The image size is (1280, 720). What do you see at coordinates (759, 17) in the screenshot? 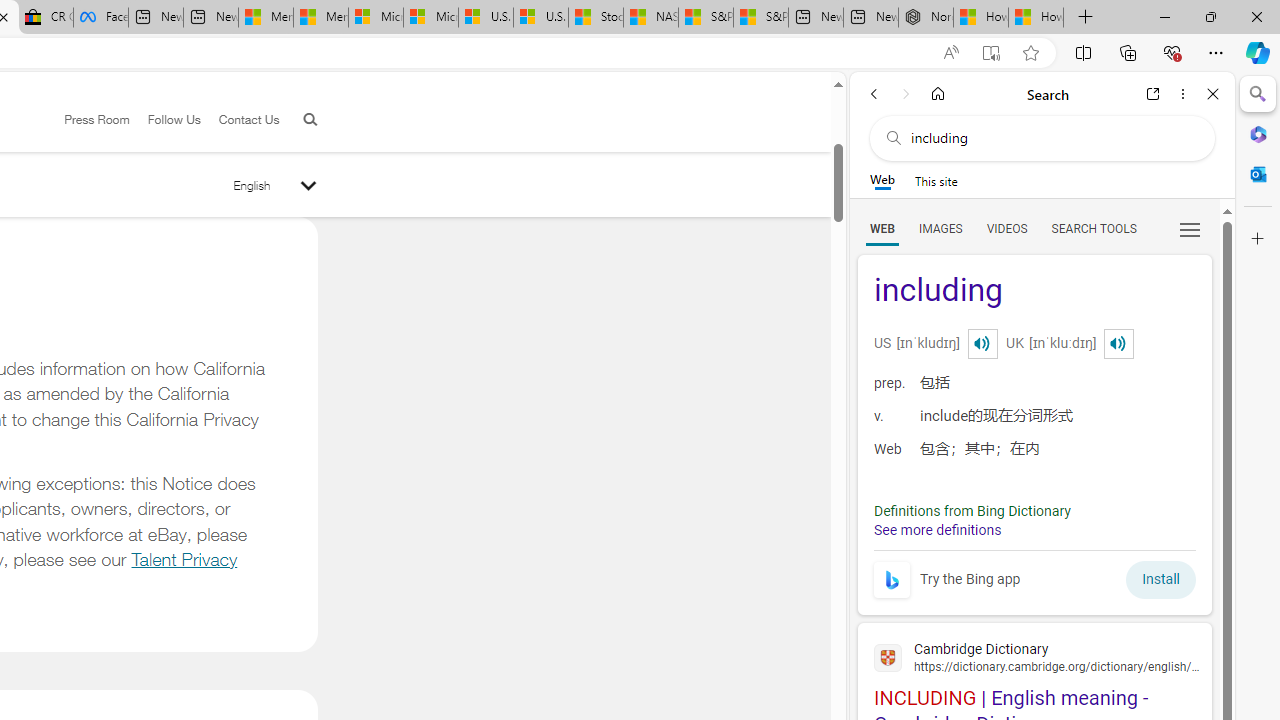
I see `'S&P 500, Nasdaq end lower, weighed by Nvidia dip | Watch'` at bounding box center [759, 17].